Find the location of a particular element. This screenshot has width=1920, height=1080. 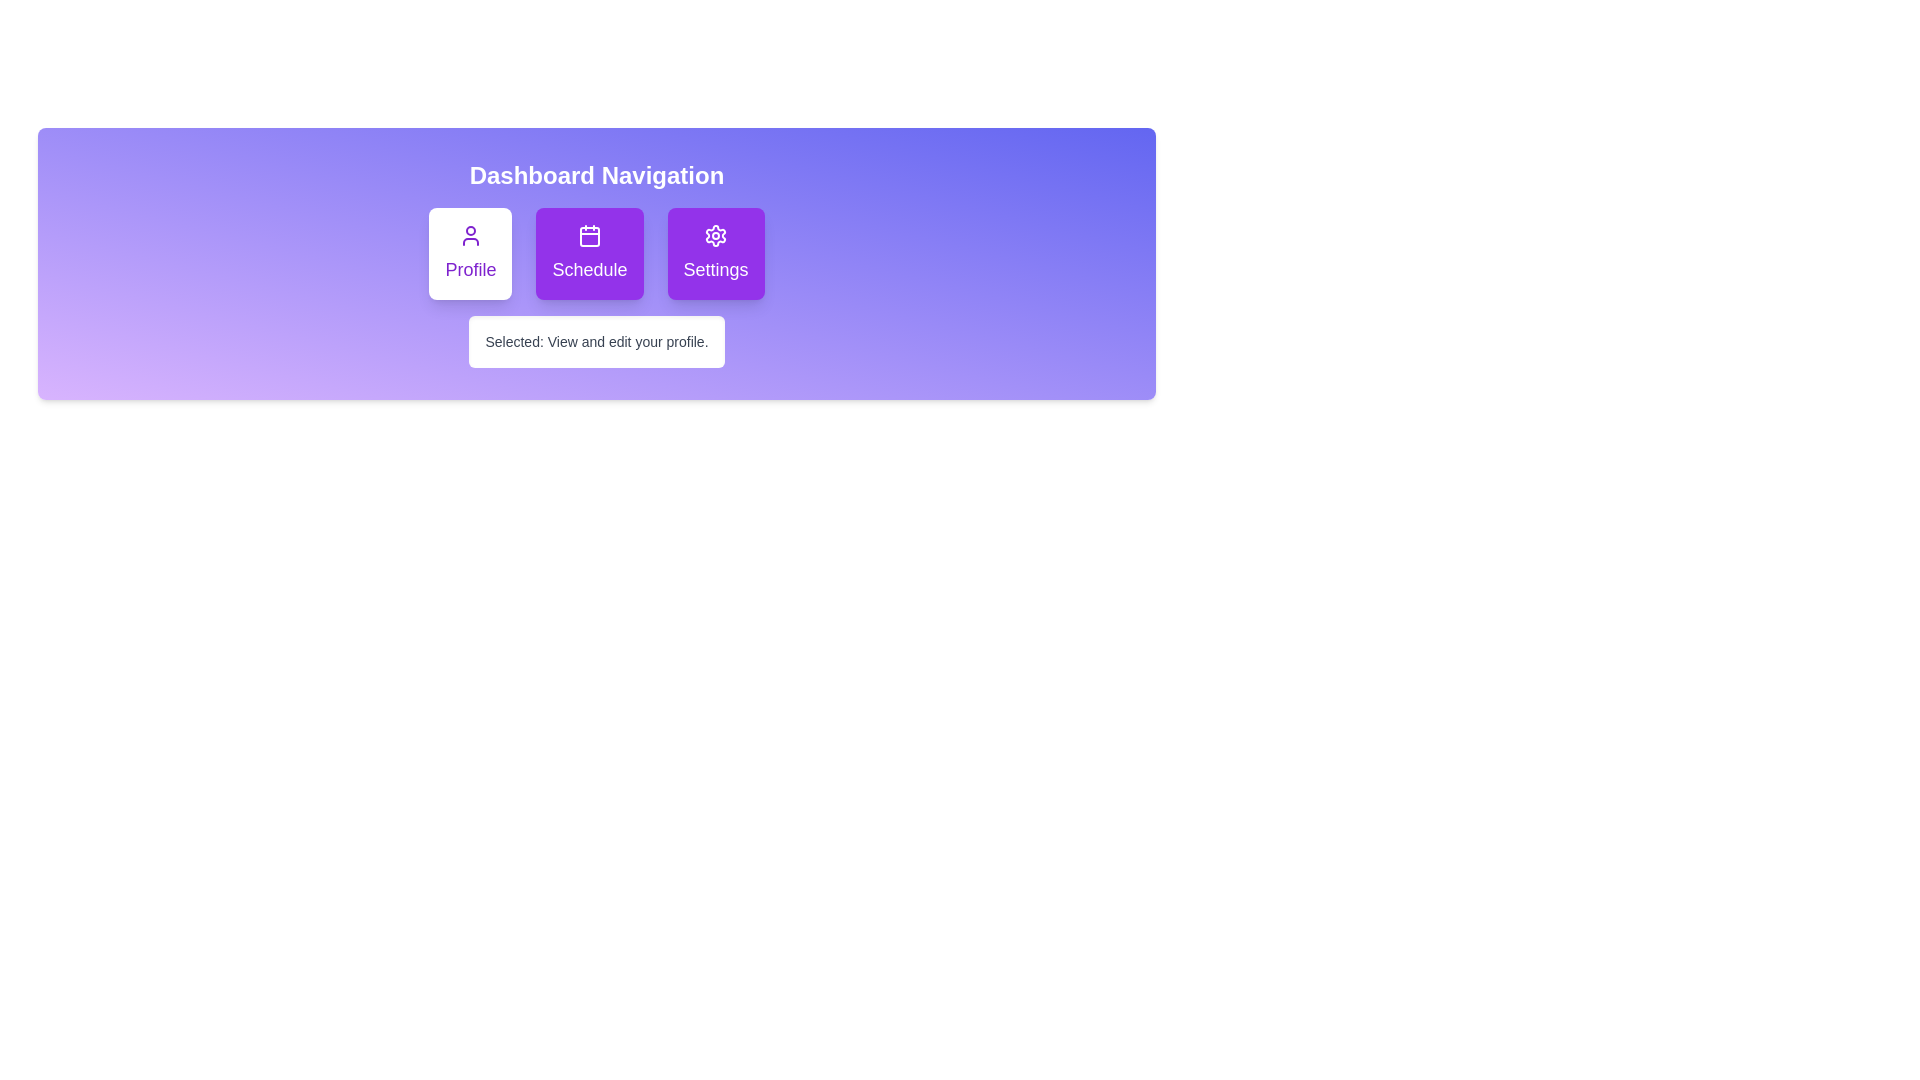

the 'Schedule' navigation button is located at coordinates (595, 253).